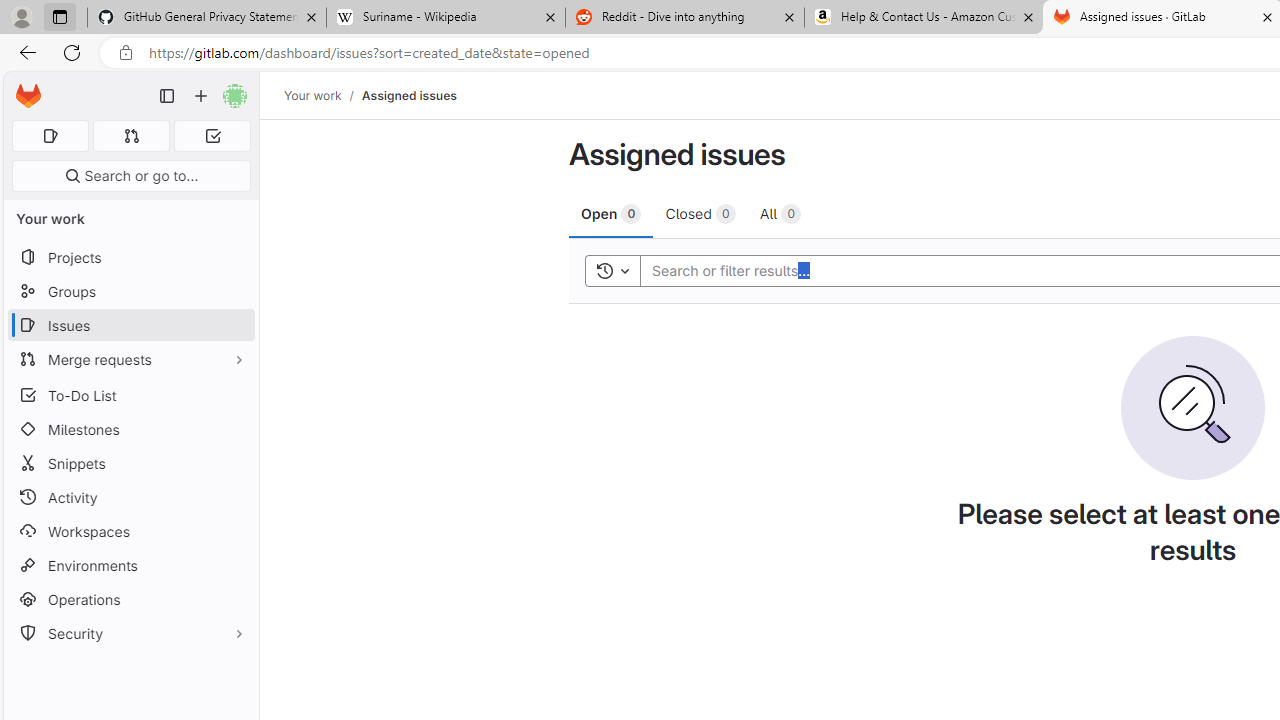 This screenshot has height=720, width=1280. What do you see at coordinates (130, 633) in the screenshot?
I see `'Security'` at bounding box center [130, 633].